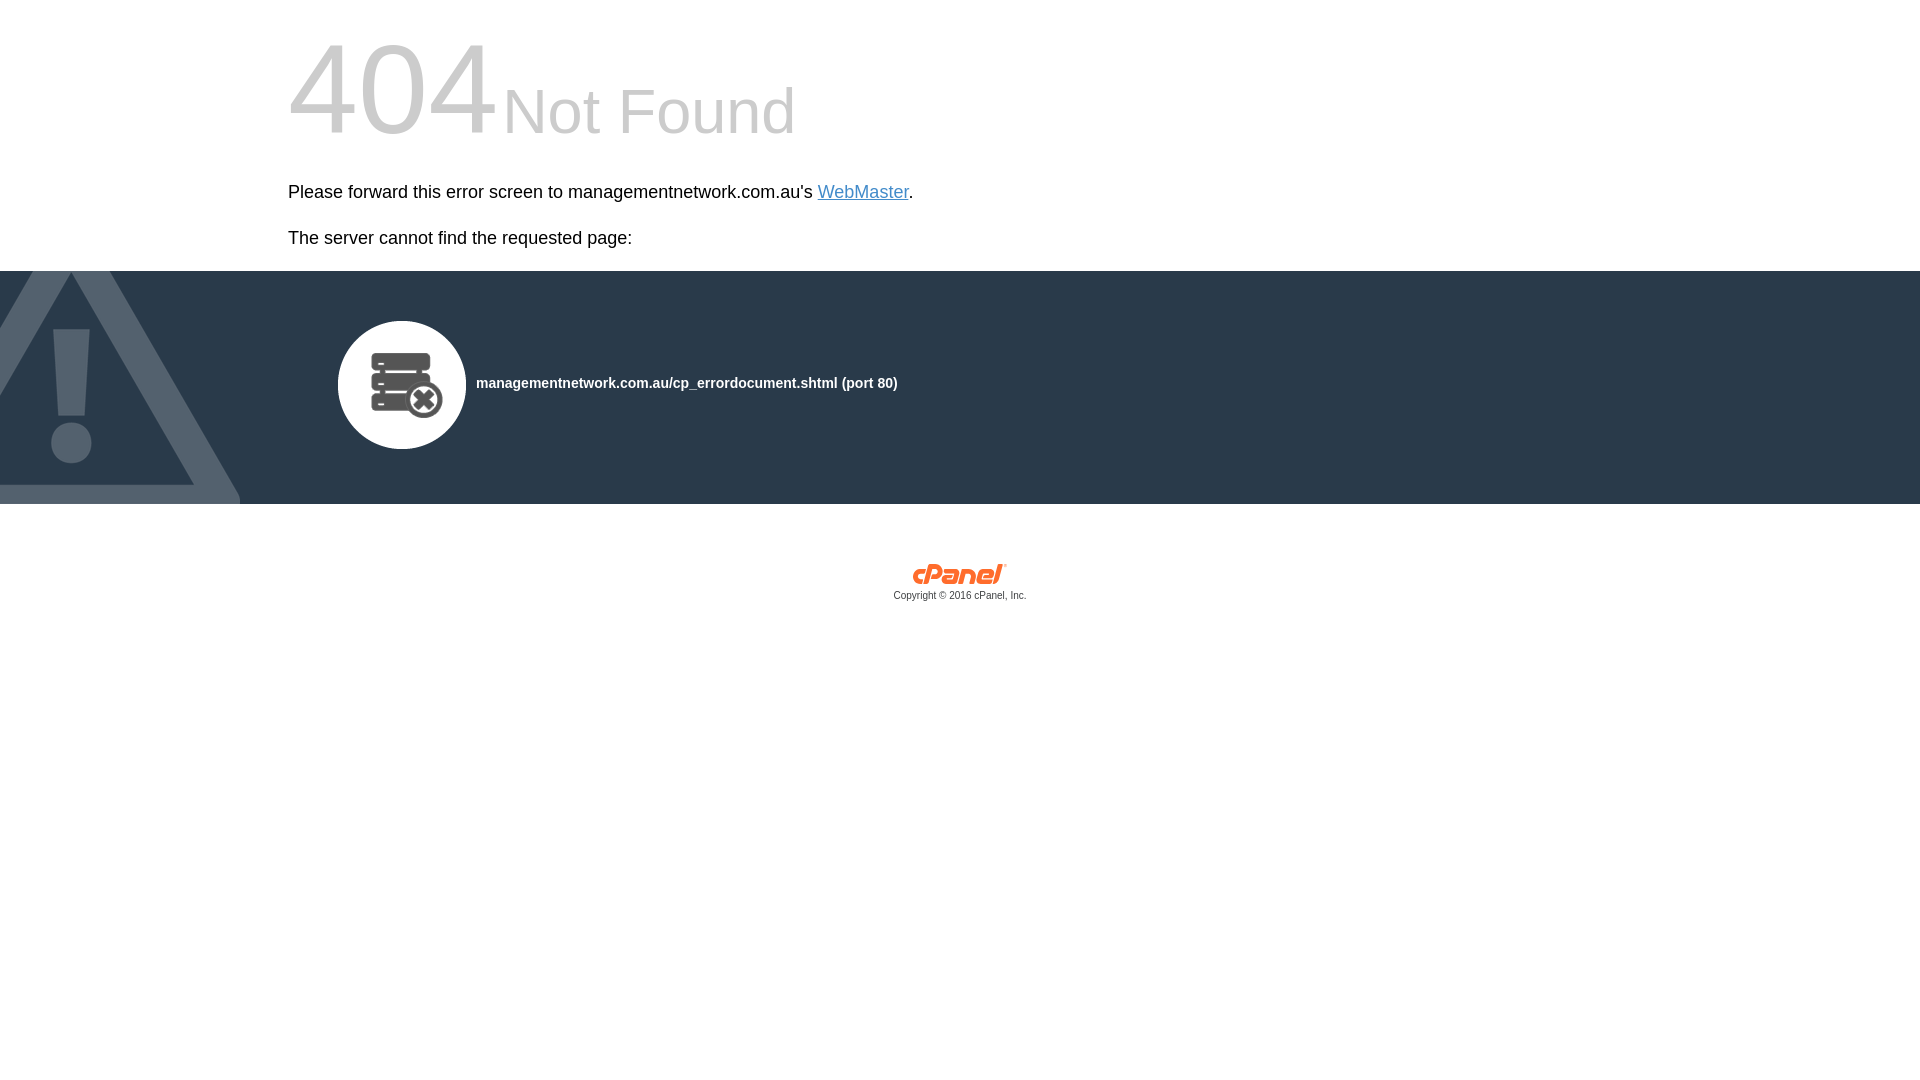  Describe the element at coordinates (817, 192) in the screenshot. I see `'WebMaster'` at that location.